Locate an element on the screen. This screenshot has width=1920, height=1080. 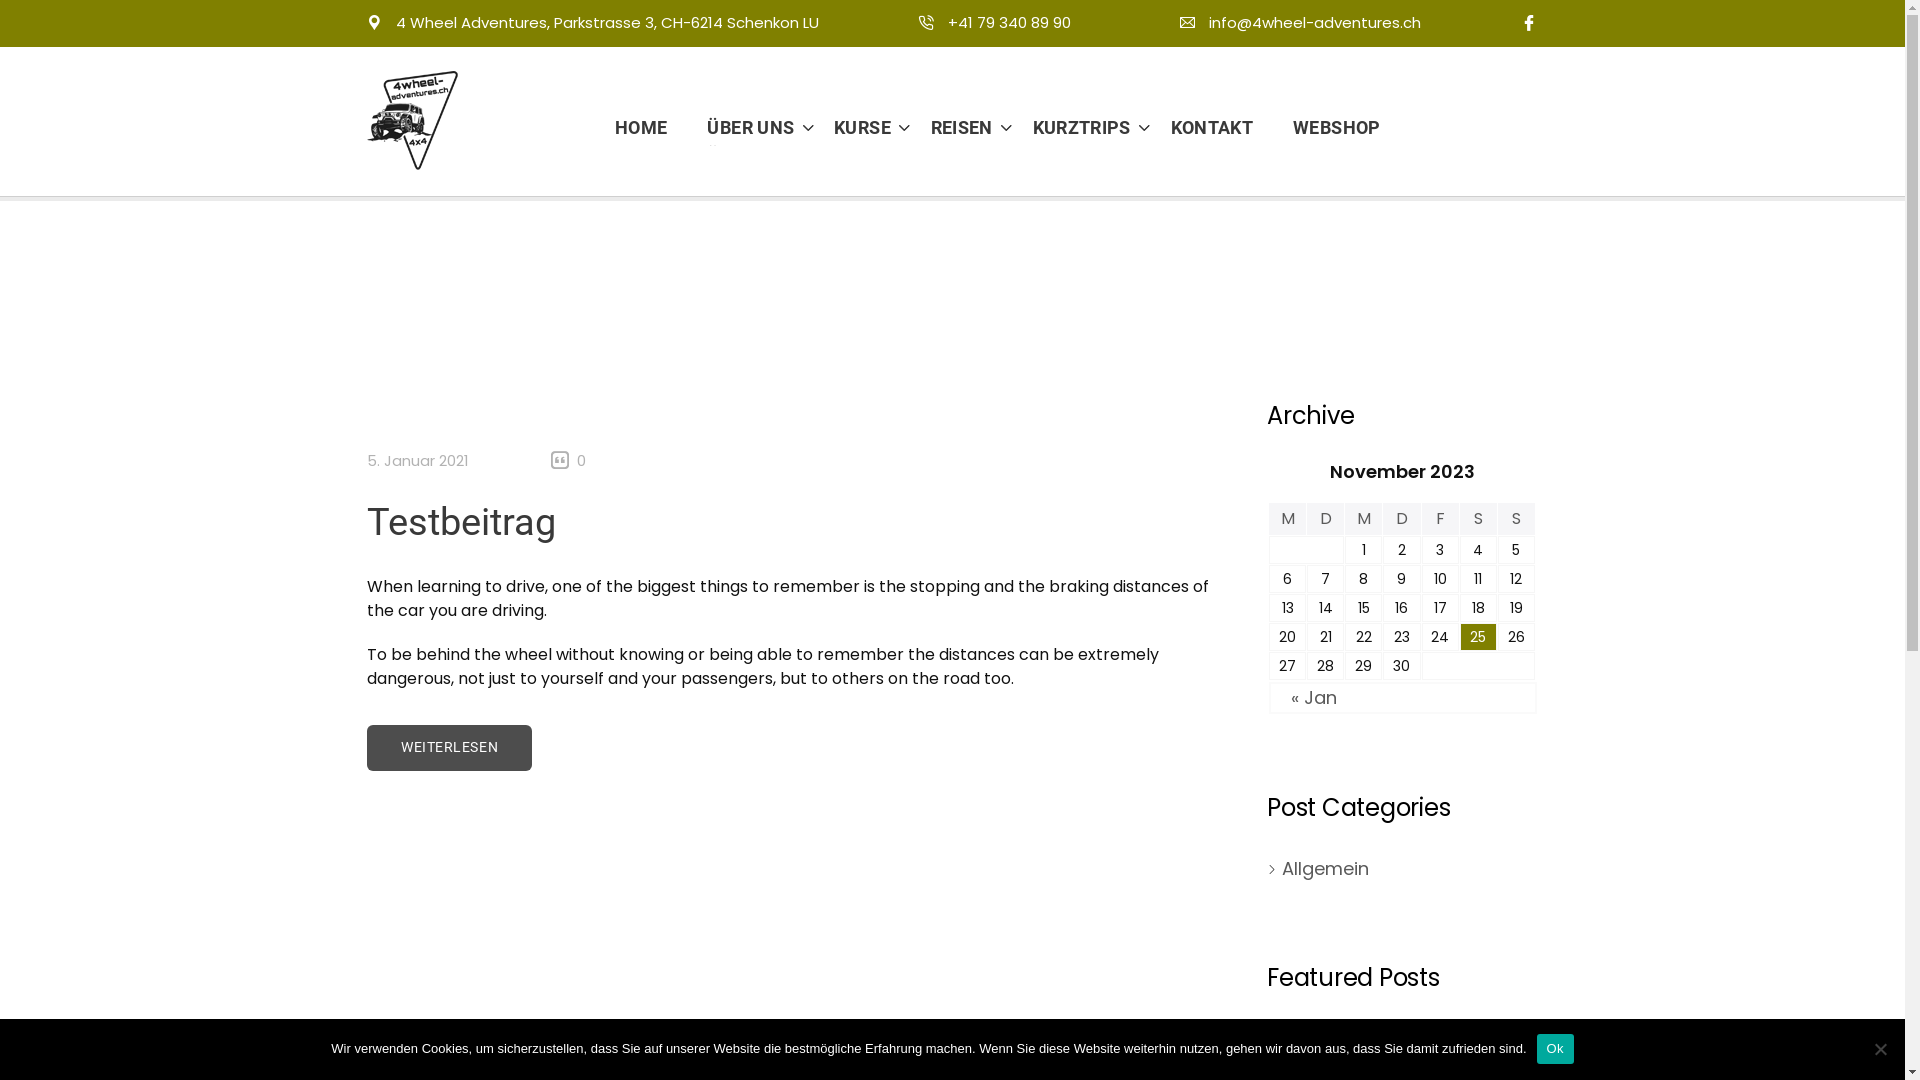
'HOME' is located at coordinates (651, 127).